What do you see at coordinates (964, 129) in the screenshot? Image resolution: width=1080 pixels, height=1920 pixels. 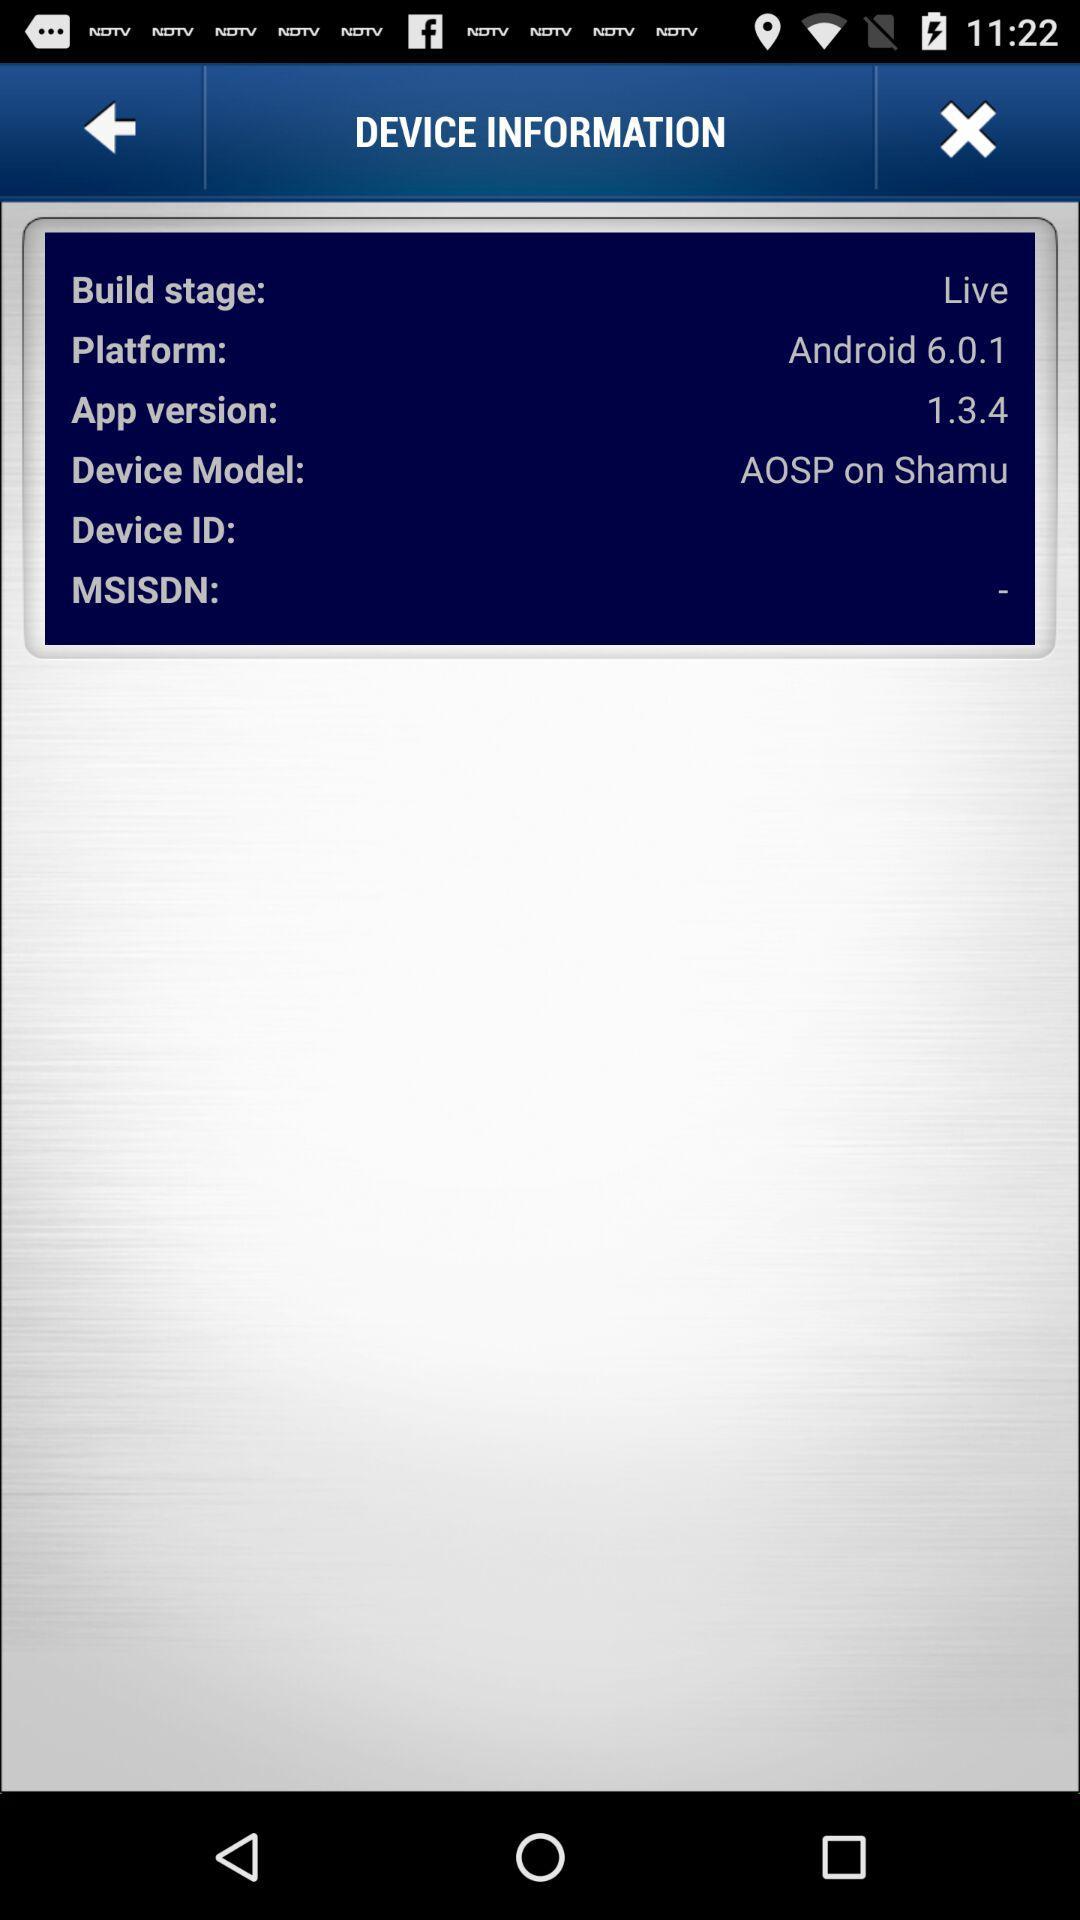 I see `item to the right of the device information app` at bounding box center [964, 129].